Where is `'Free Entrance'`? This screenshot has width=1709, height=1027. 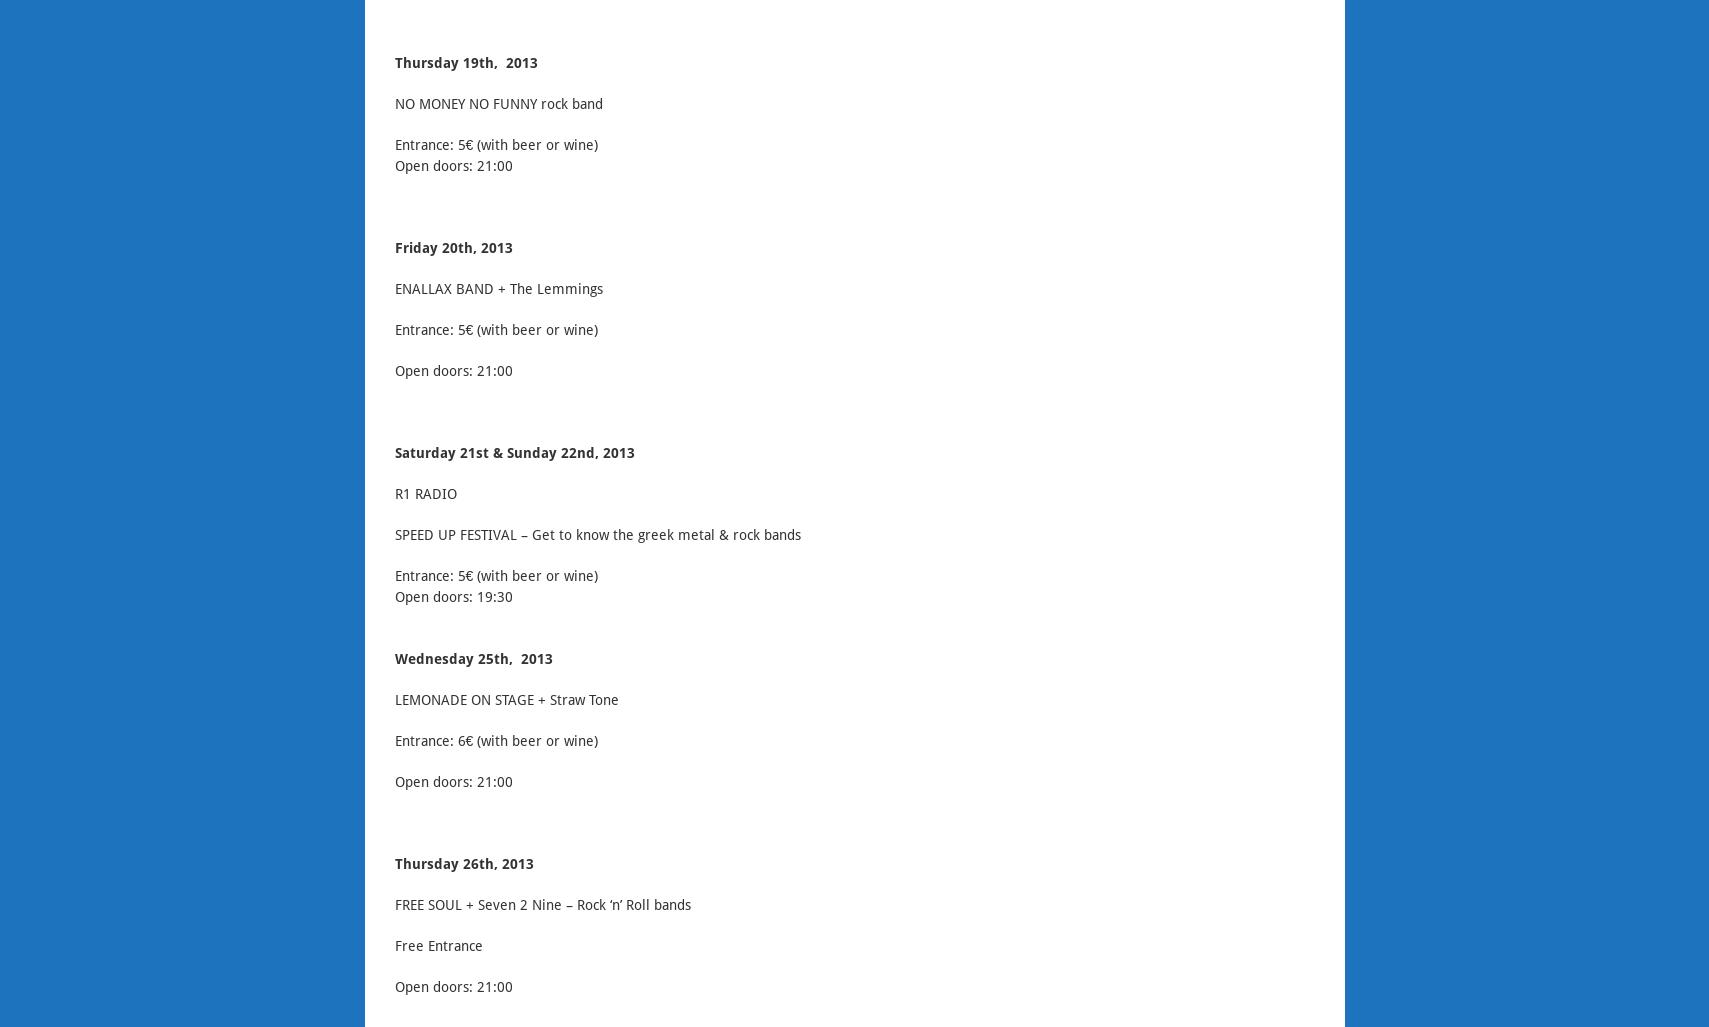 'Free Entrance' is located at coordinates (437, 946).